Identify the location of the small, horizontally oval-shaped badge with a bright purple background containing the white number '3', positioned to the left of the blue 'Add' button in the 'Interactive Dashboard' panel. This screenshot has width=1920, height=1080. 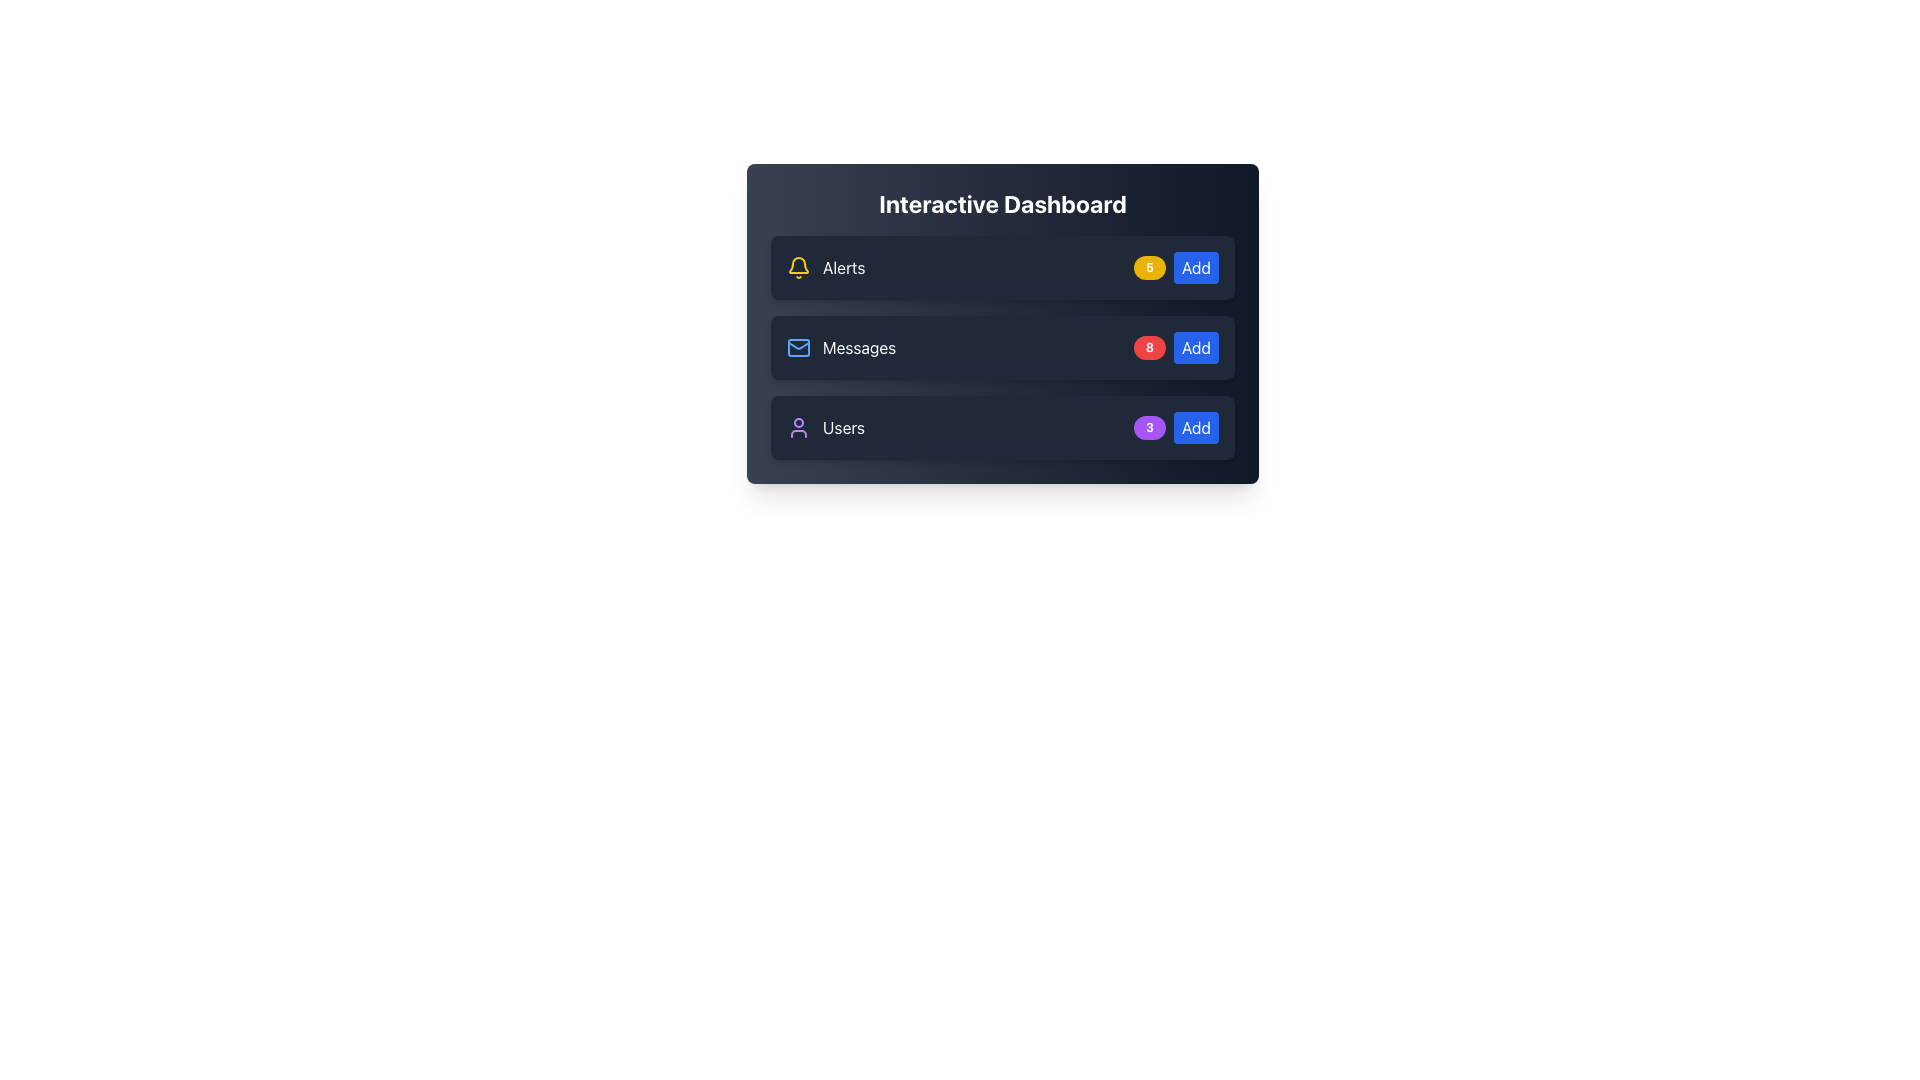
(1149, 427).